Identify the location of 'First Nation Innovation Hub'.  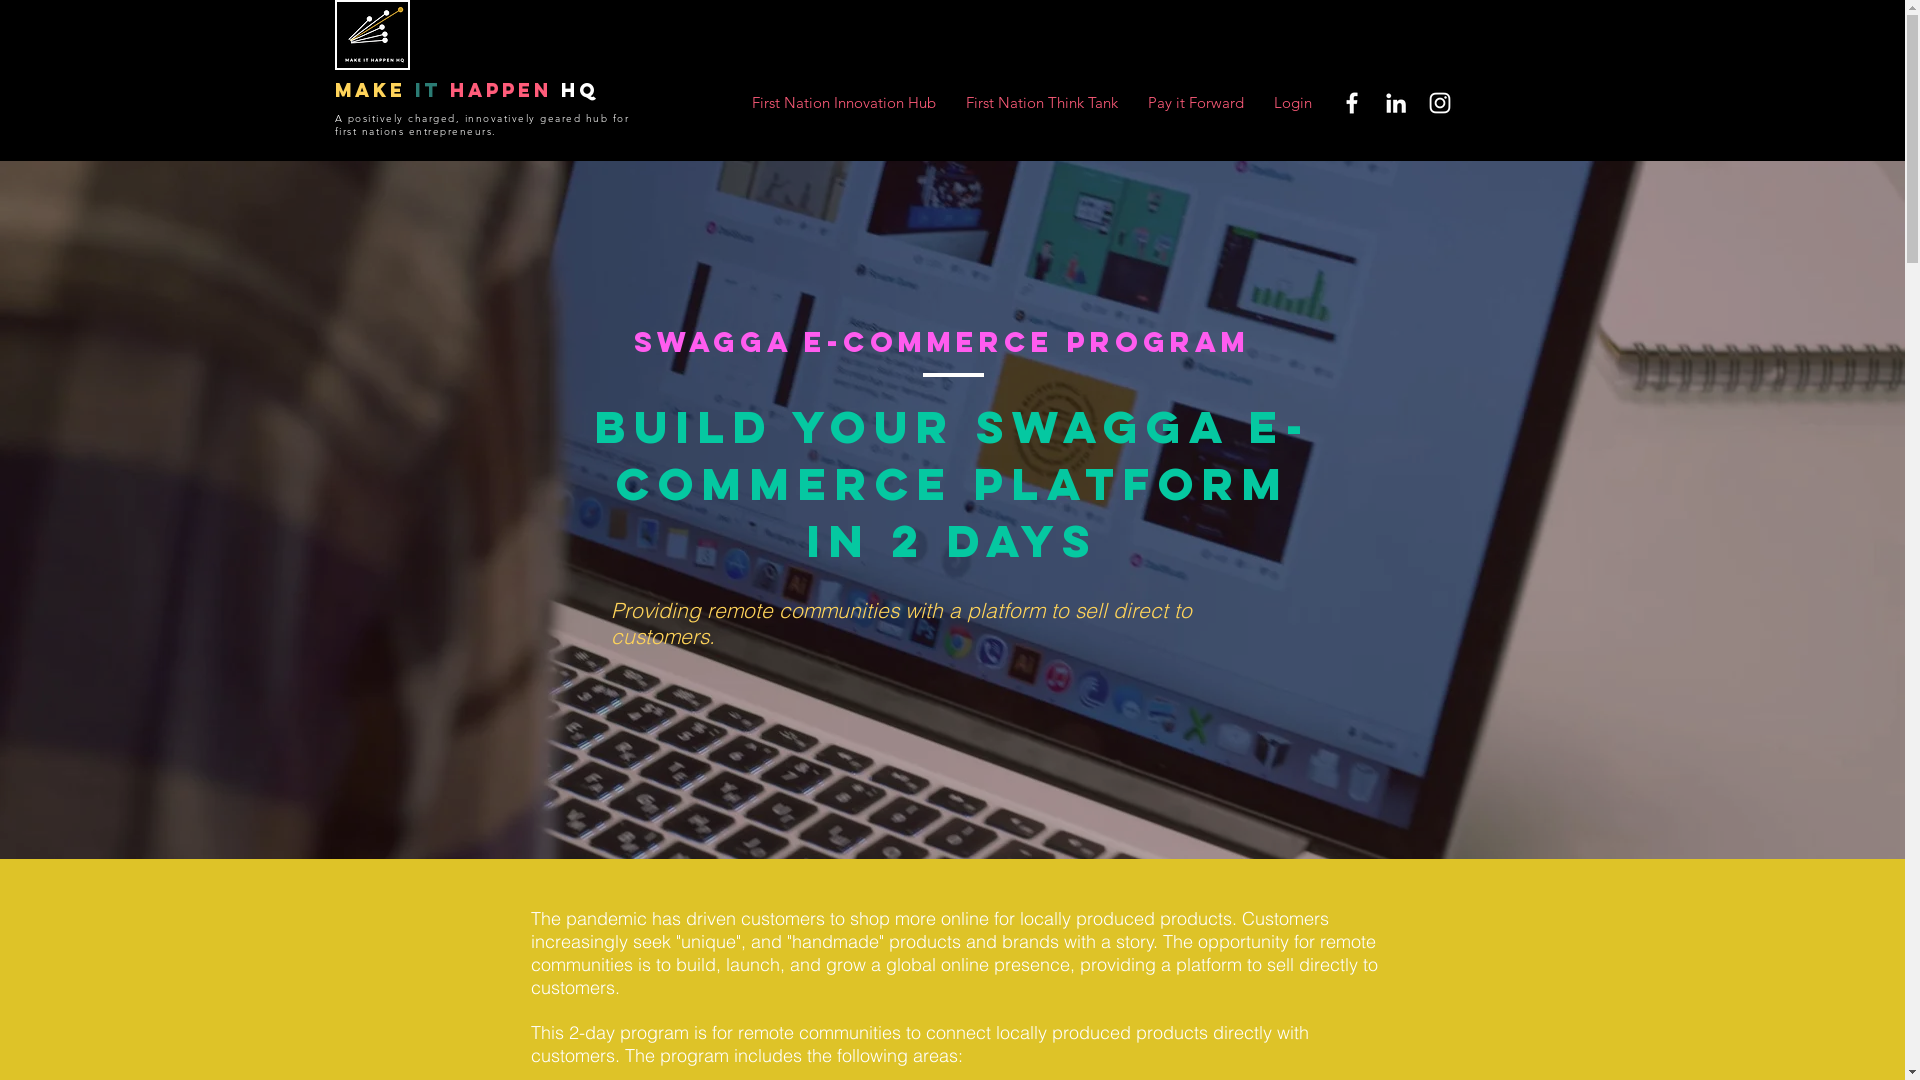
(843, 103).